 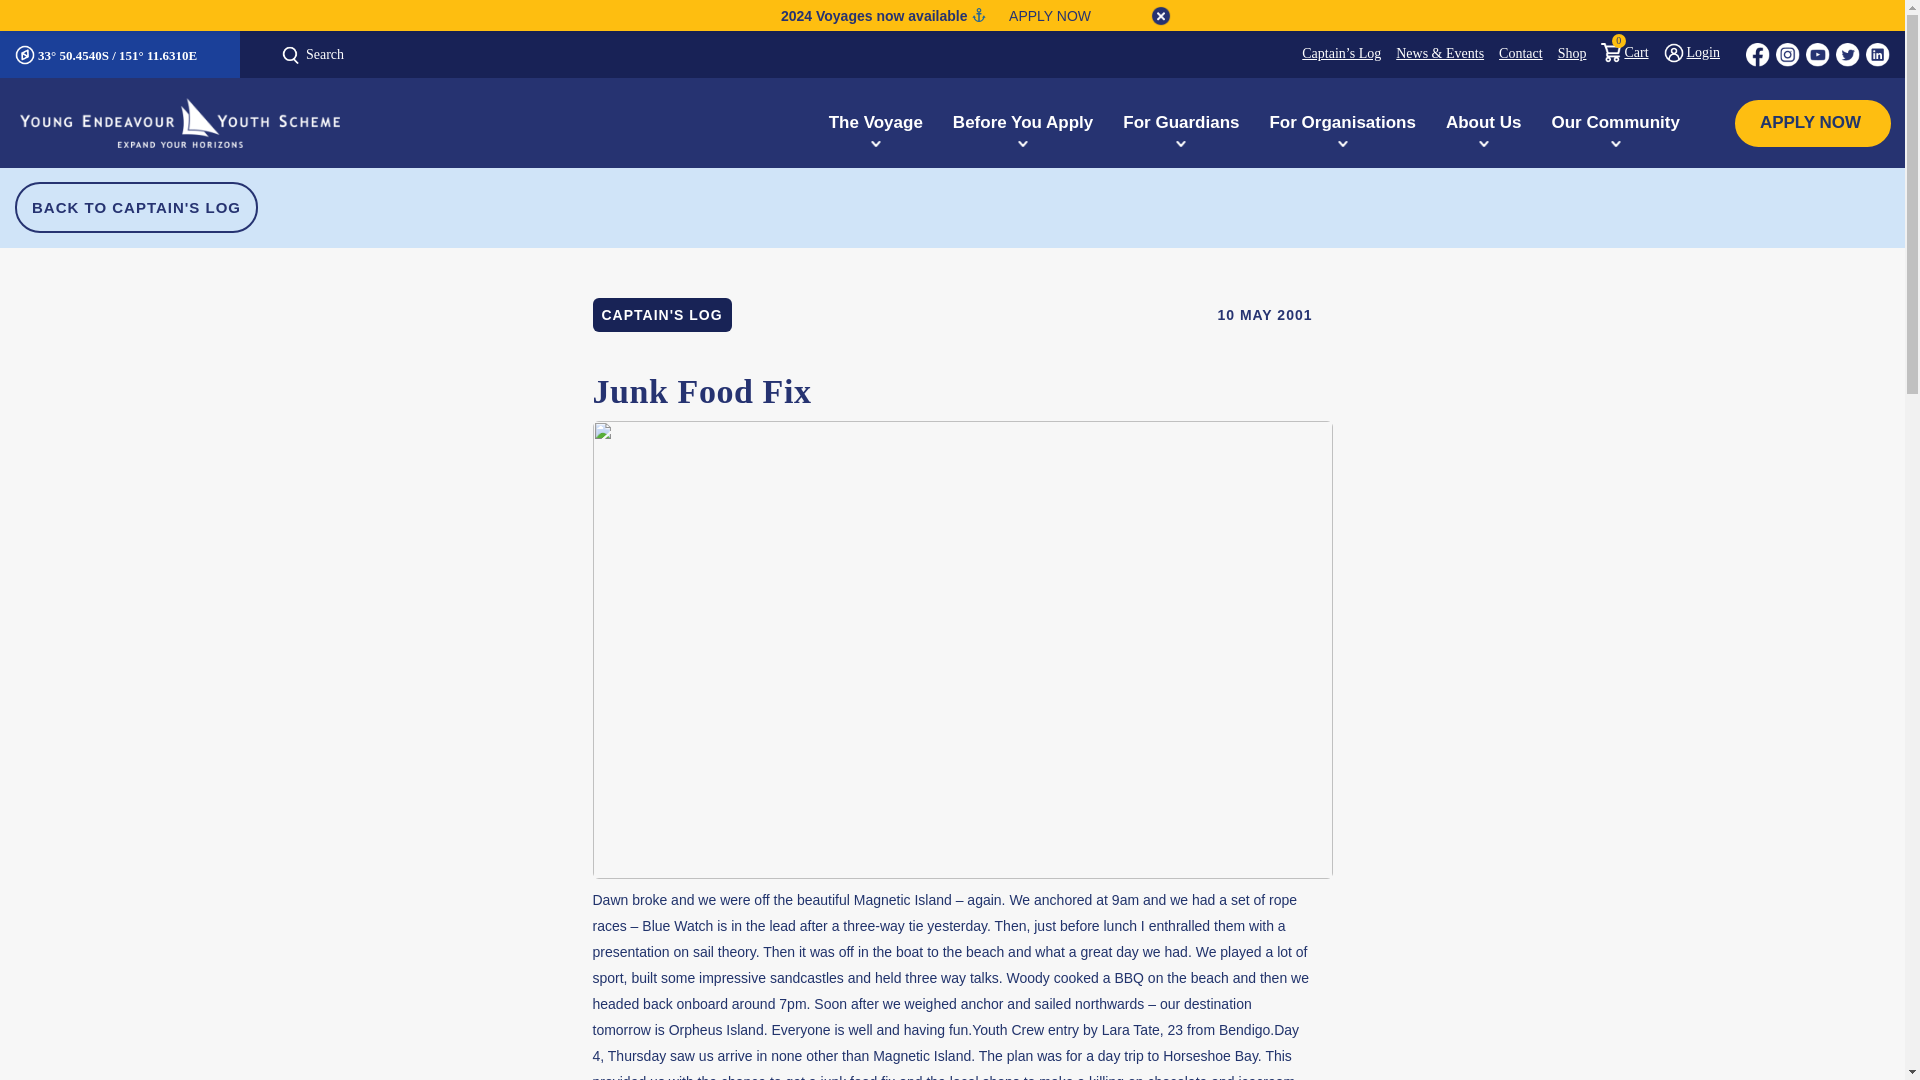 What do you see at coordinates (1431, 53) in the screenshot?
I see `'News & Events'` at bounding box center [1431, 53].